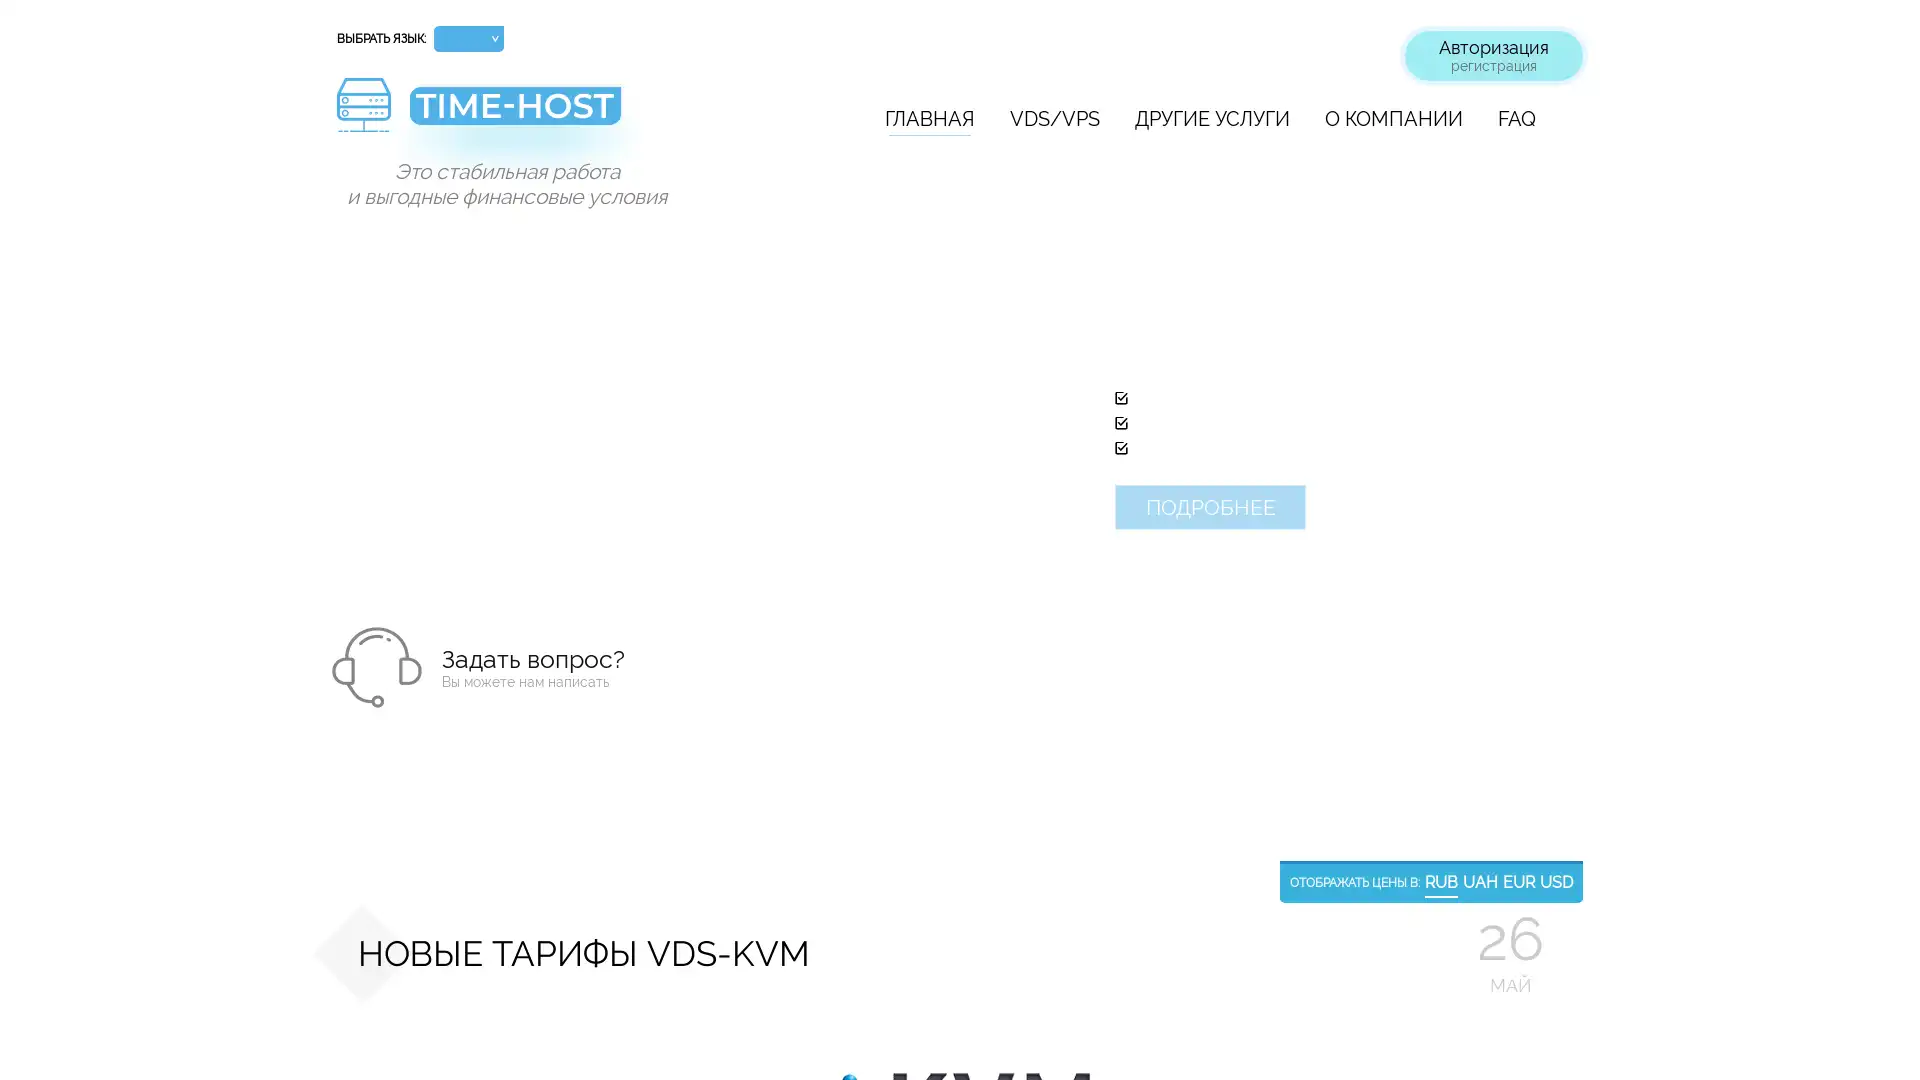 This screenshot has width=1920, height=1080. Describe the element at coordinates (468, 220) in the screenshot. I see `it IT` at that location.